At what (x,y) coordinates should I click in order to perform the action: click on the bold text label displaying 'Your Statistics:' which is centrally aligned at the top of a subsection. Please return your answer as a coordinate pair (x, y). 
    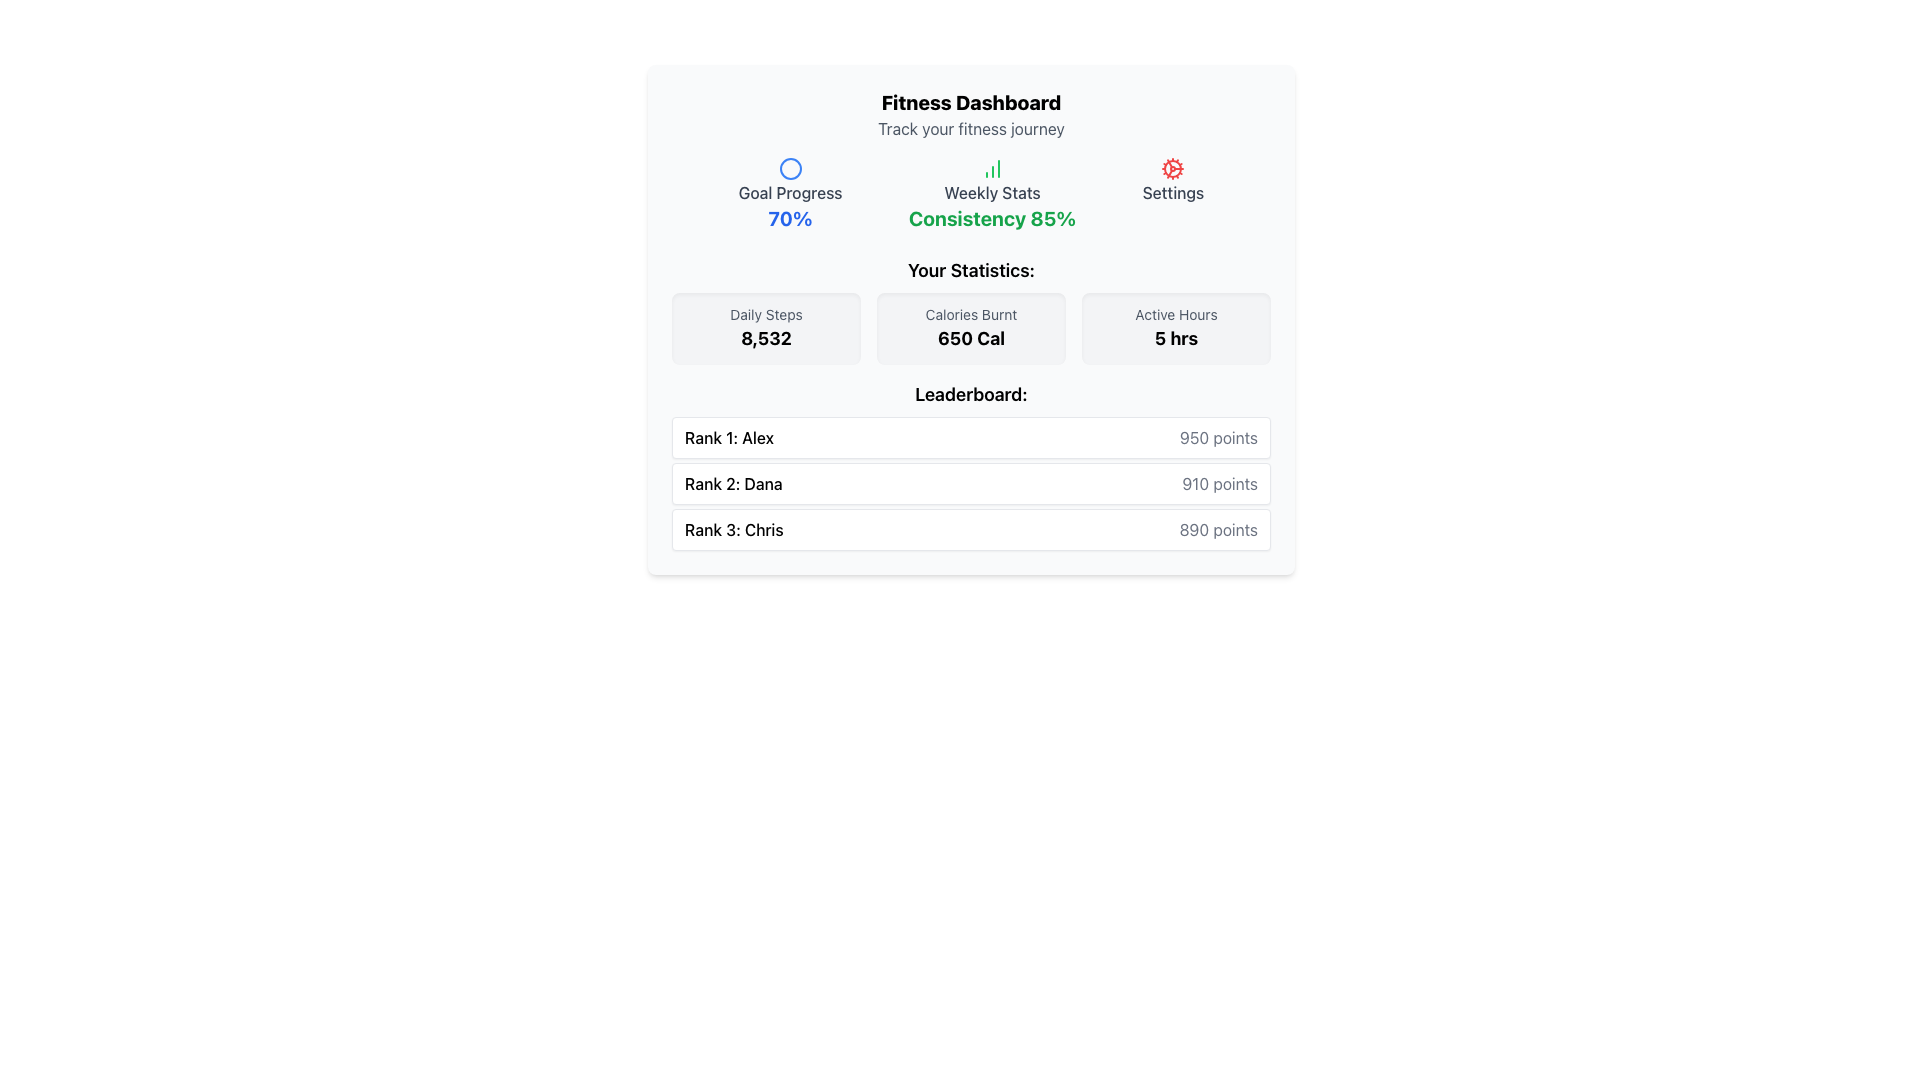
    Looking at the image, I should click on (971, 270).